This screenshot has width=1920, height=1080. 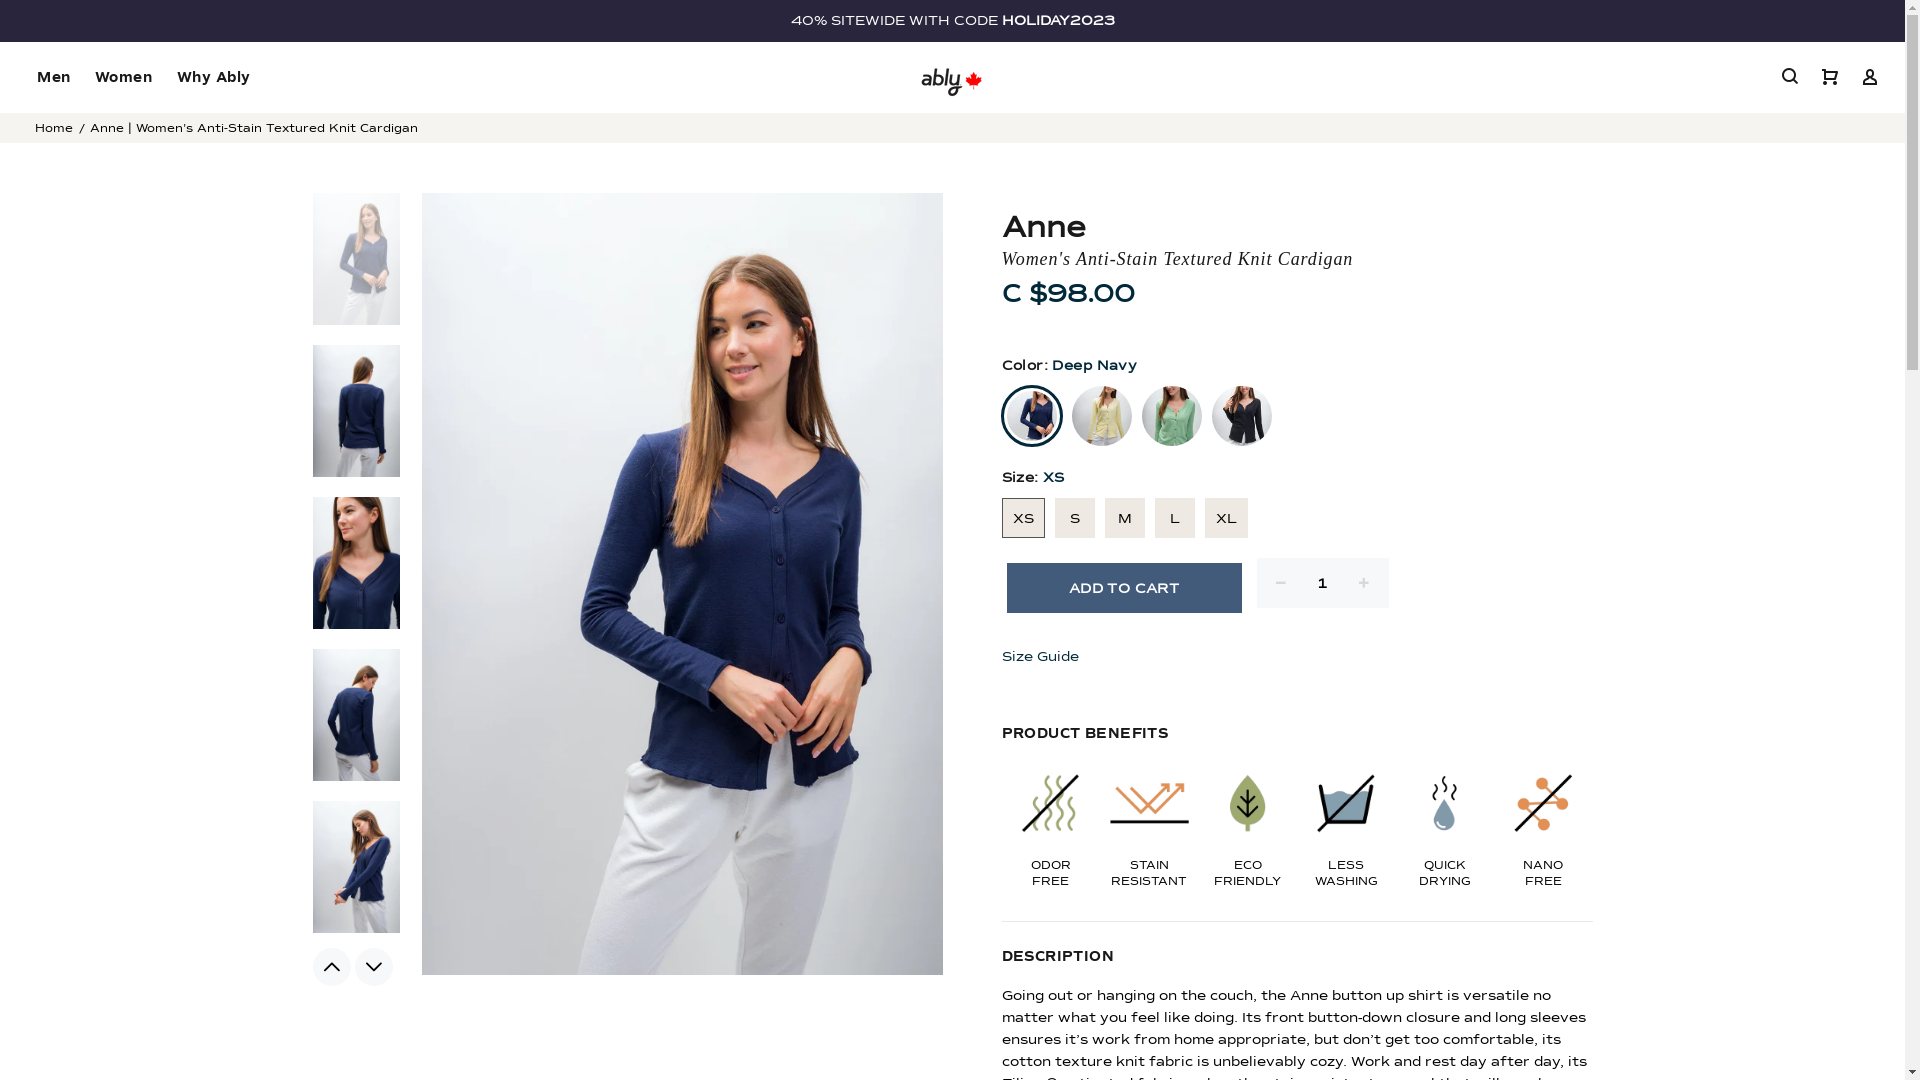 What do you see at coordinates (123, 76) in the screenshot?
I see `'Women'` at bounding box center [123, 76].